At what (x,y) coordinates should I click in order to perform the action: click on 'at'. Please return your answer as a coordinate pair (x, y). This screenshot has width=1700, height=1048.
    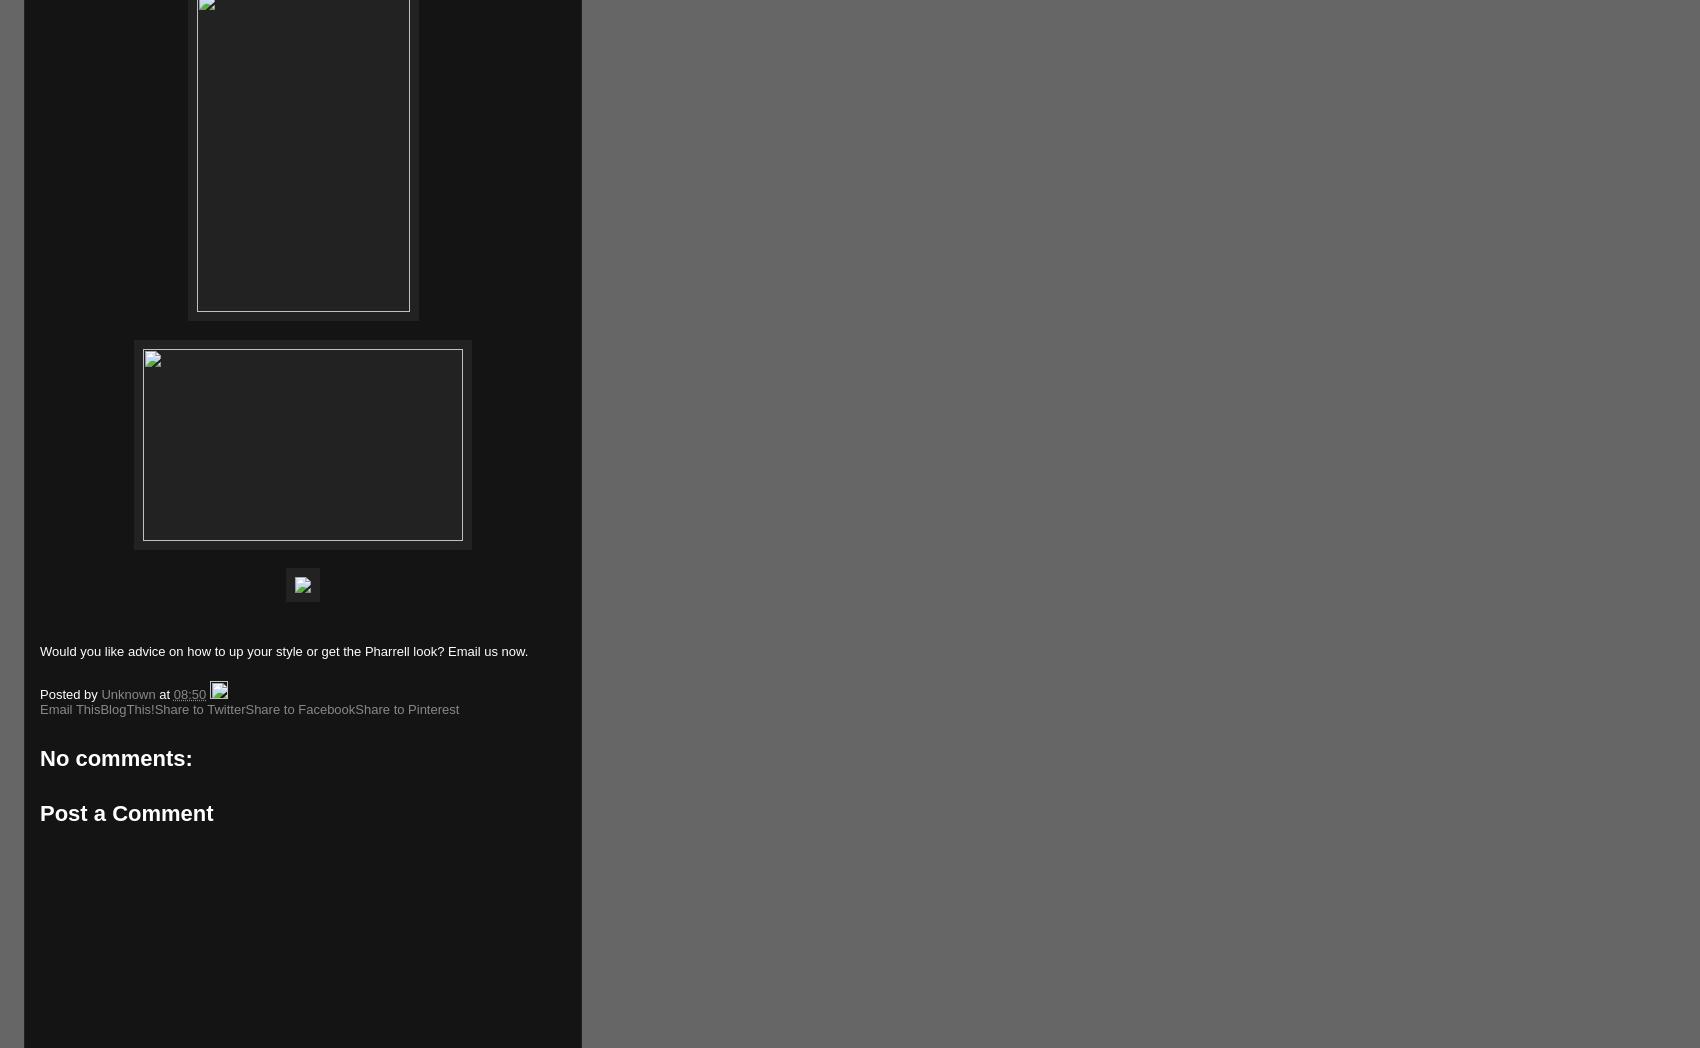
    Looking at the image, I should click on (164, 693).